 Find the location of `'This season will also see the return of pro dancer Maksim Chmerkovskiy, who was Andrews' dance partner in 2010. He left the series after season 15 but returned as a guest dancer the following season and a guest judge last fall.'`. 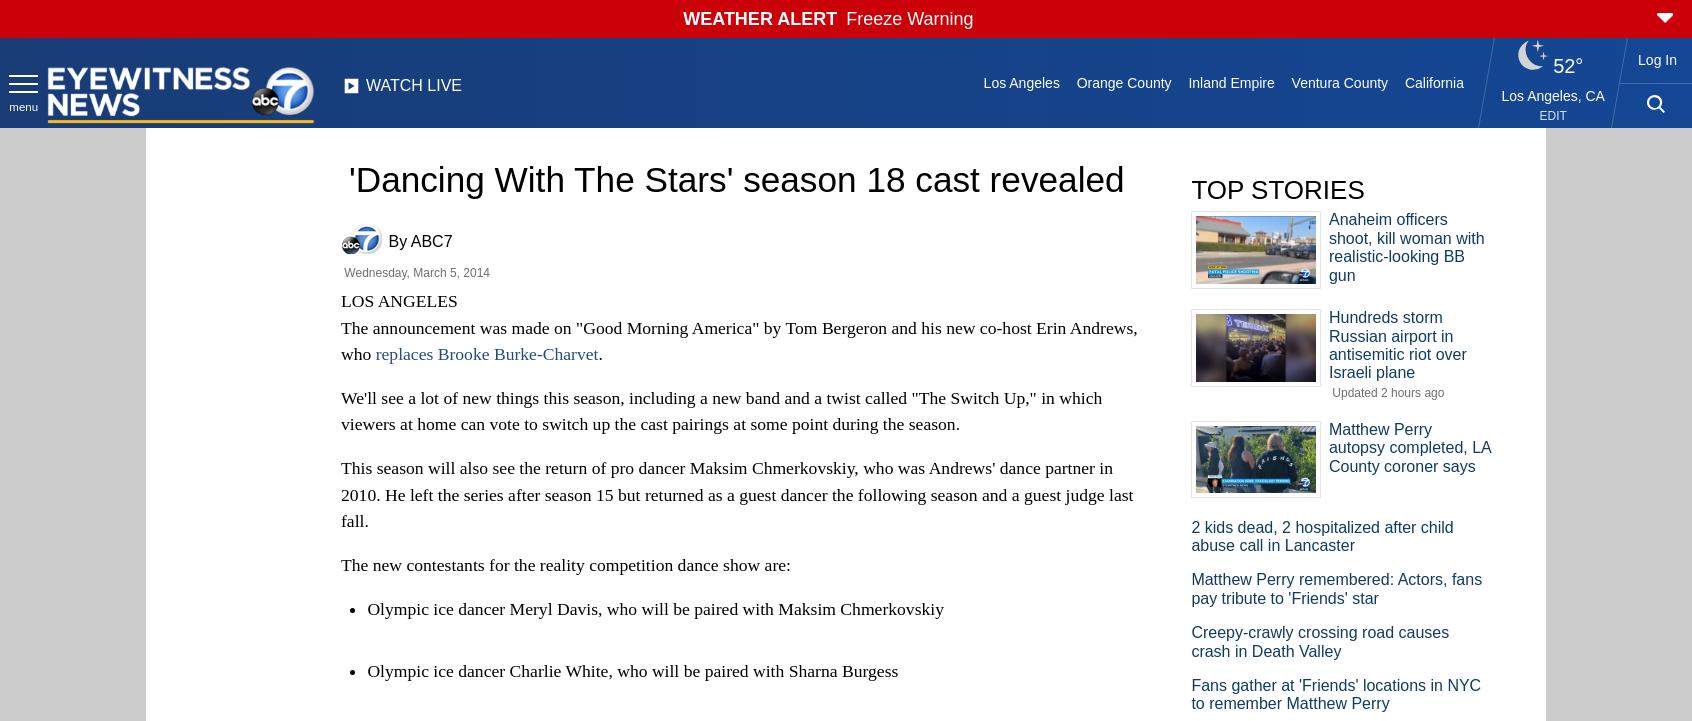

'This season will also see the return of pro dancer Maksim Chmerkovskiy, who was Andrews' dance partner in 2010. He left the series after season 15 but returned as a guest dancer the following season and a guest judge last fall.' is located at coordinates (339, 493).